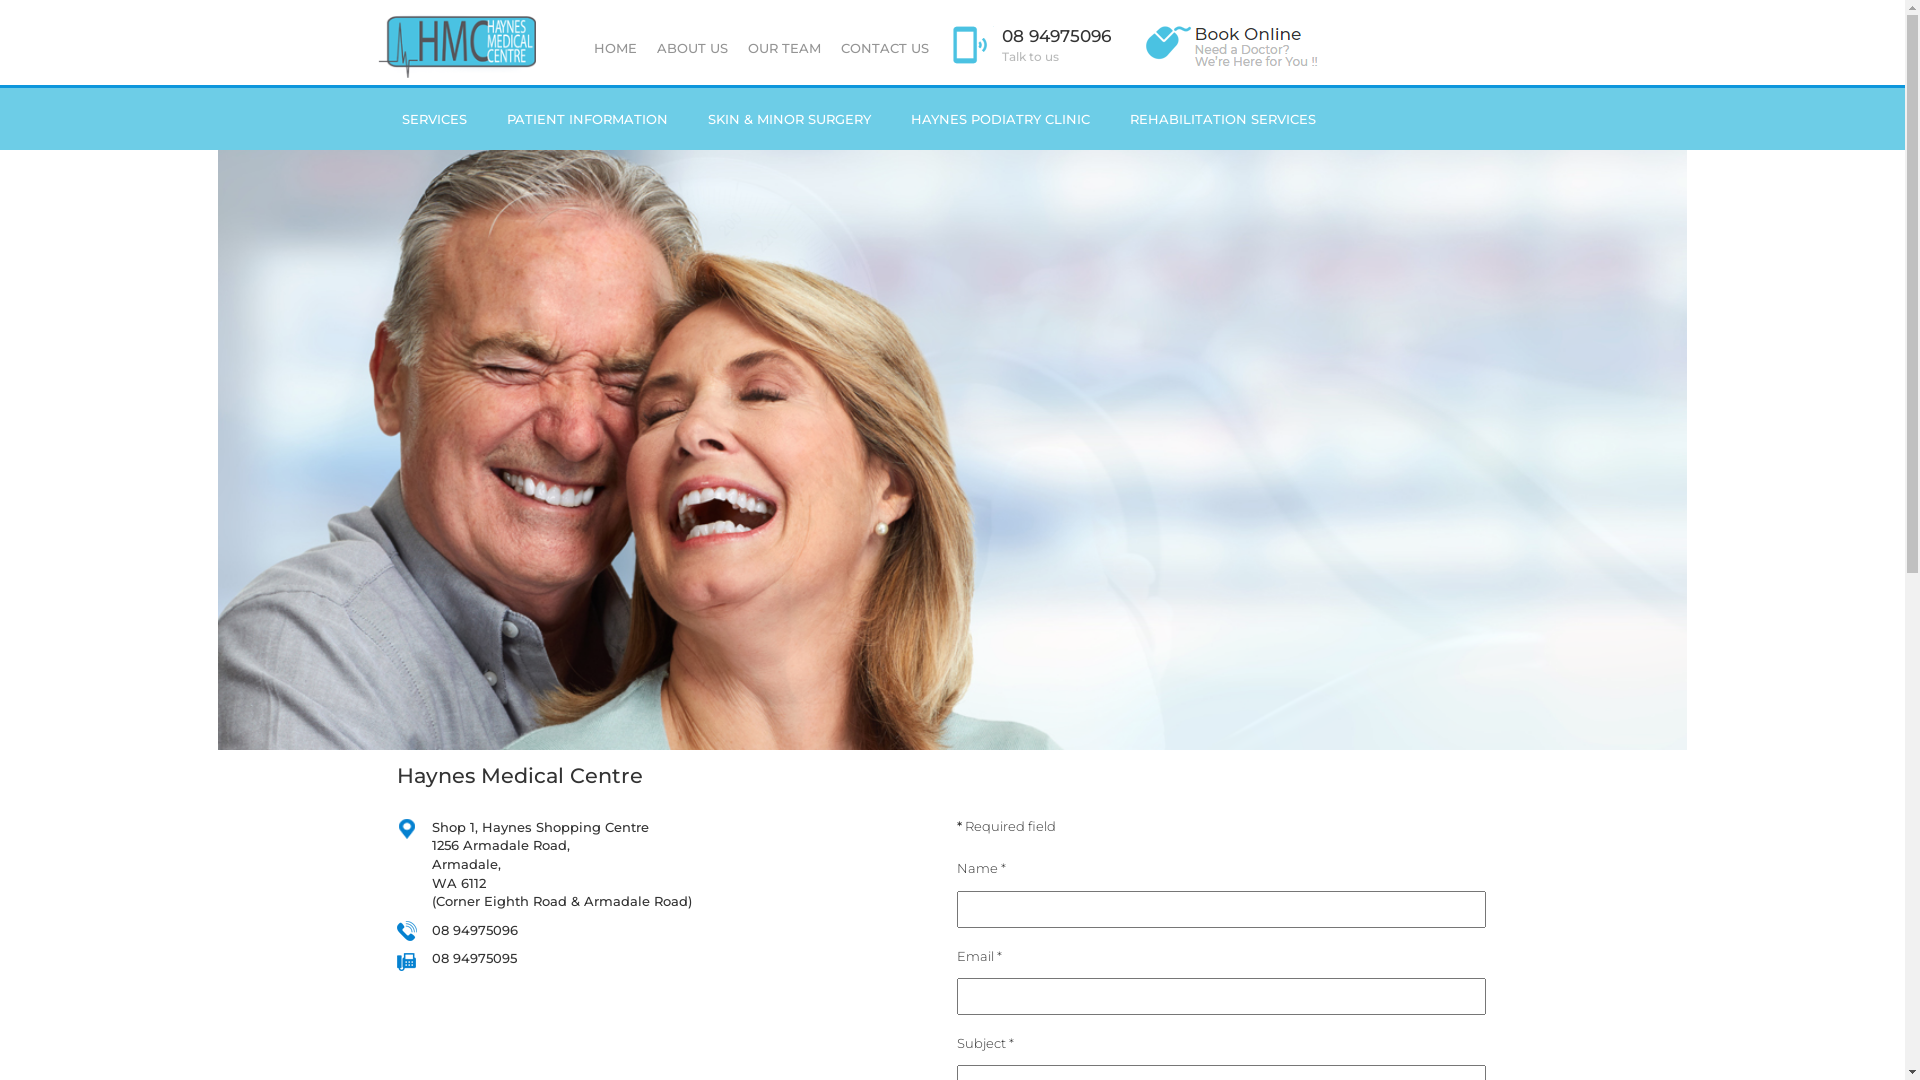  What do you see at coordinates (433, 119) in the screenshot?
I see `'SERVICES'` at bounding box center [433, 119].